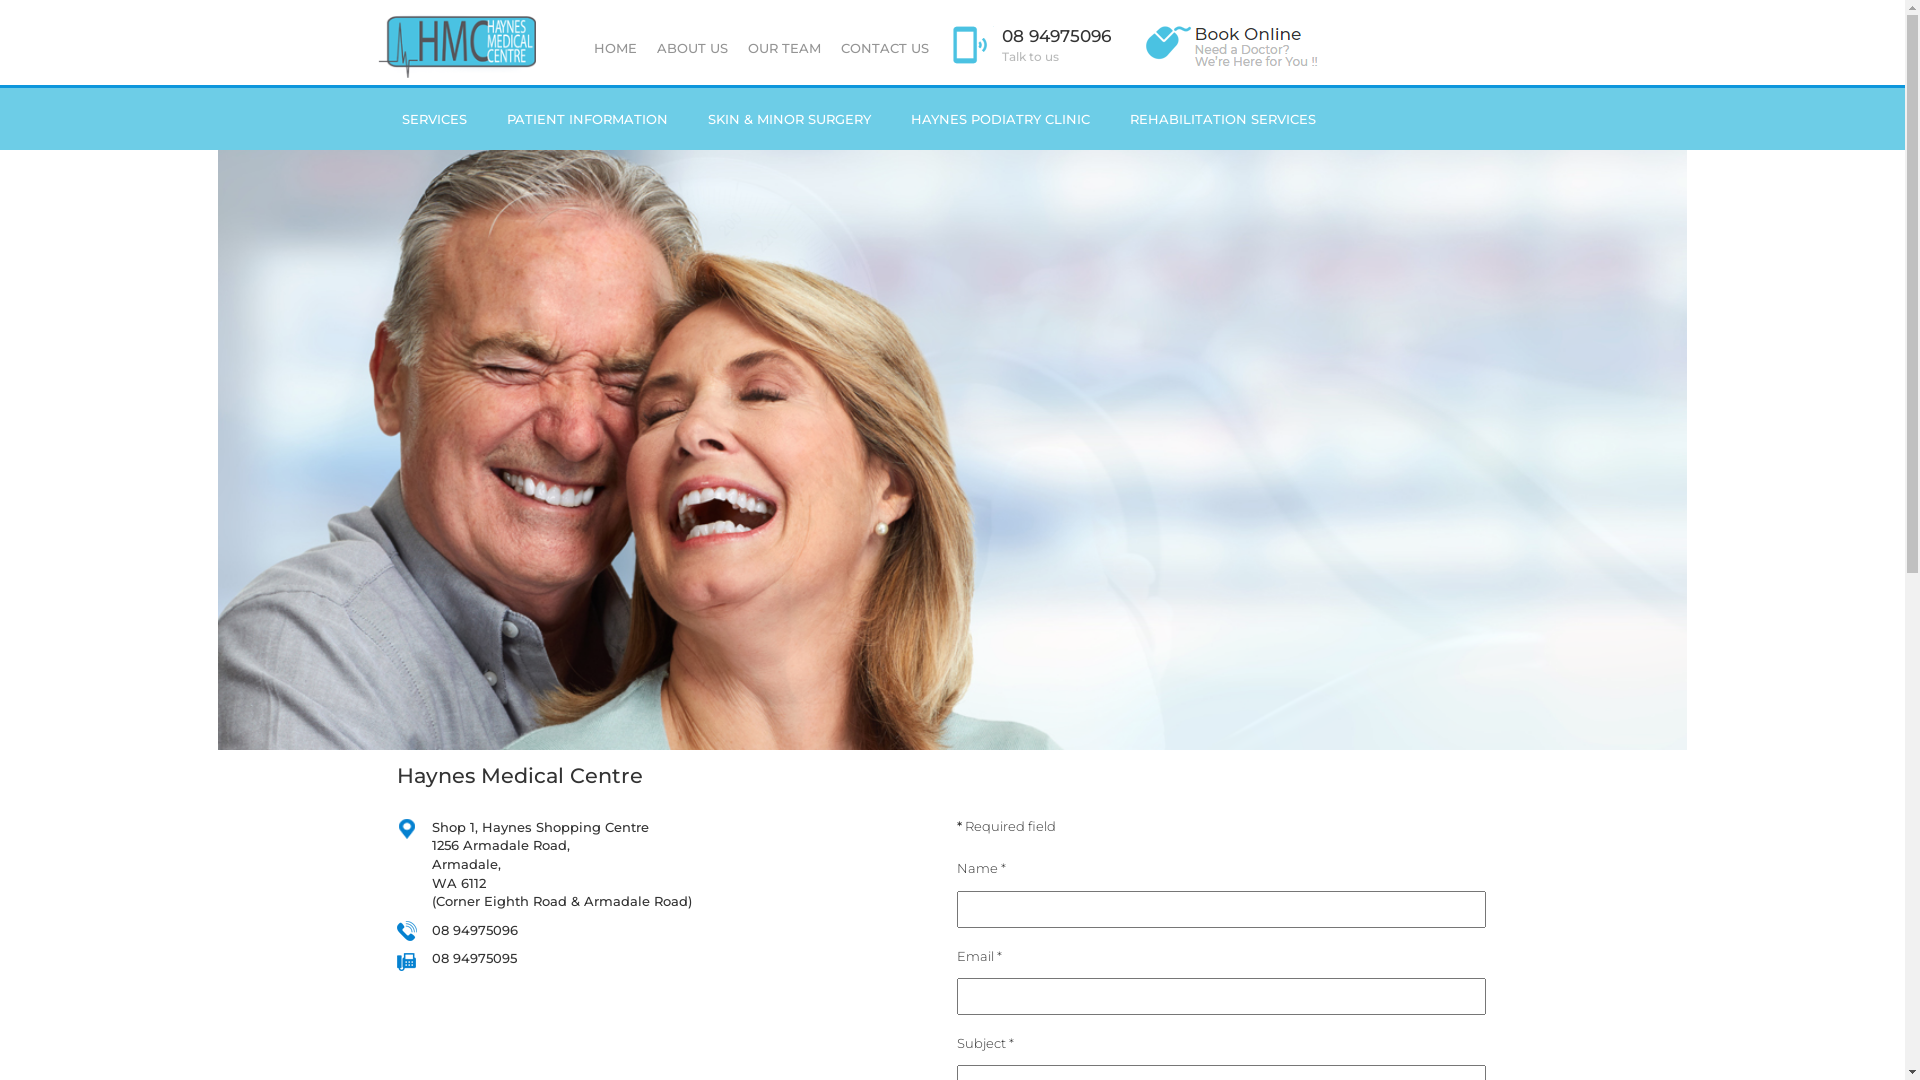  What do you see at coordinates (433, 119) in the screenshot?
I see `'SERVICES'` at bounding box center [433, 119].